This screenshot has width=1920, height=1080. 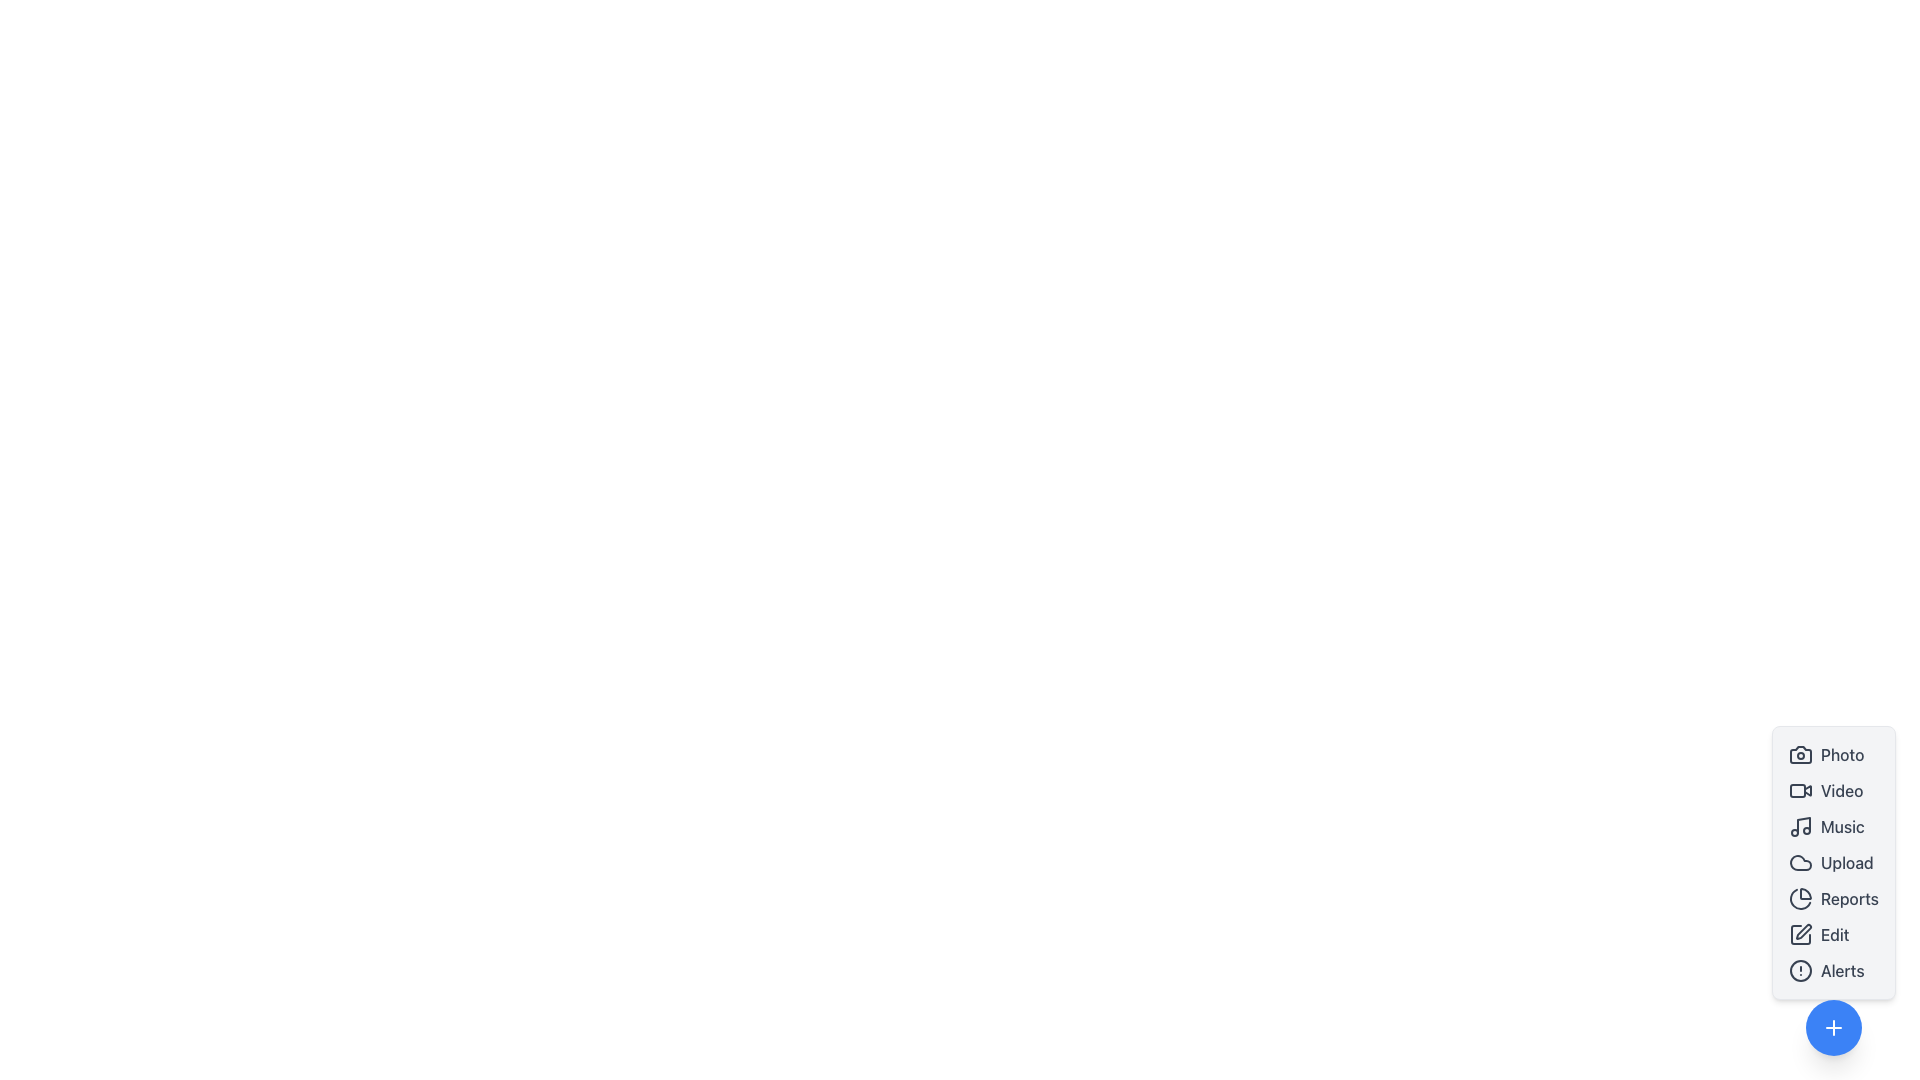 I want to click on one of the interactive menu items in the vertical menu component located in the bottom-right region of the interface, so click(x=1833, y=862).